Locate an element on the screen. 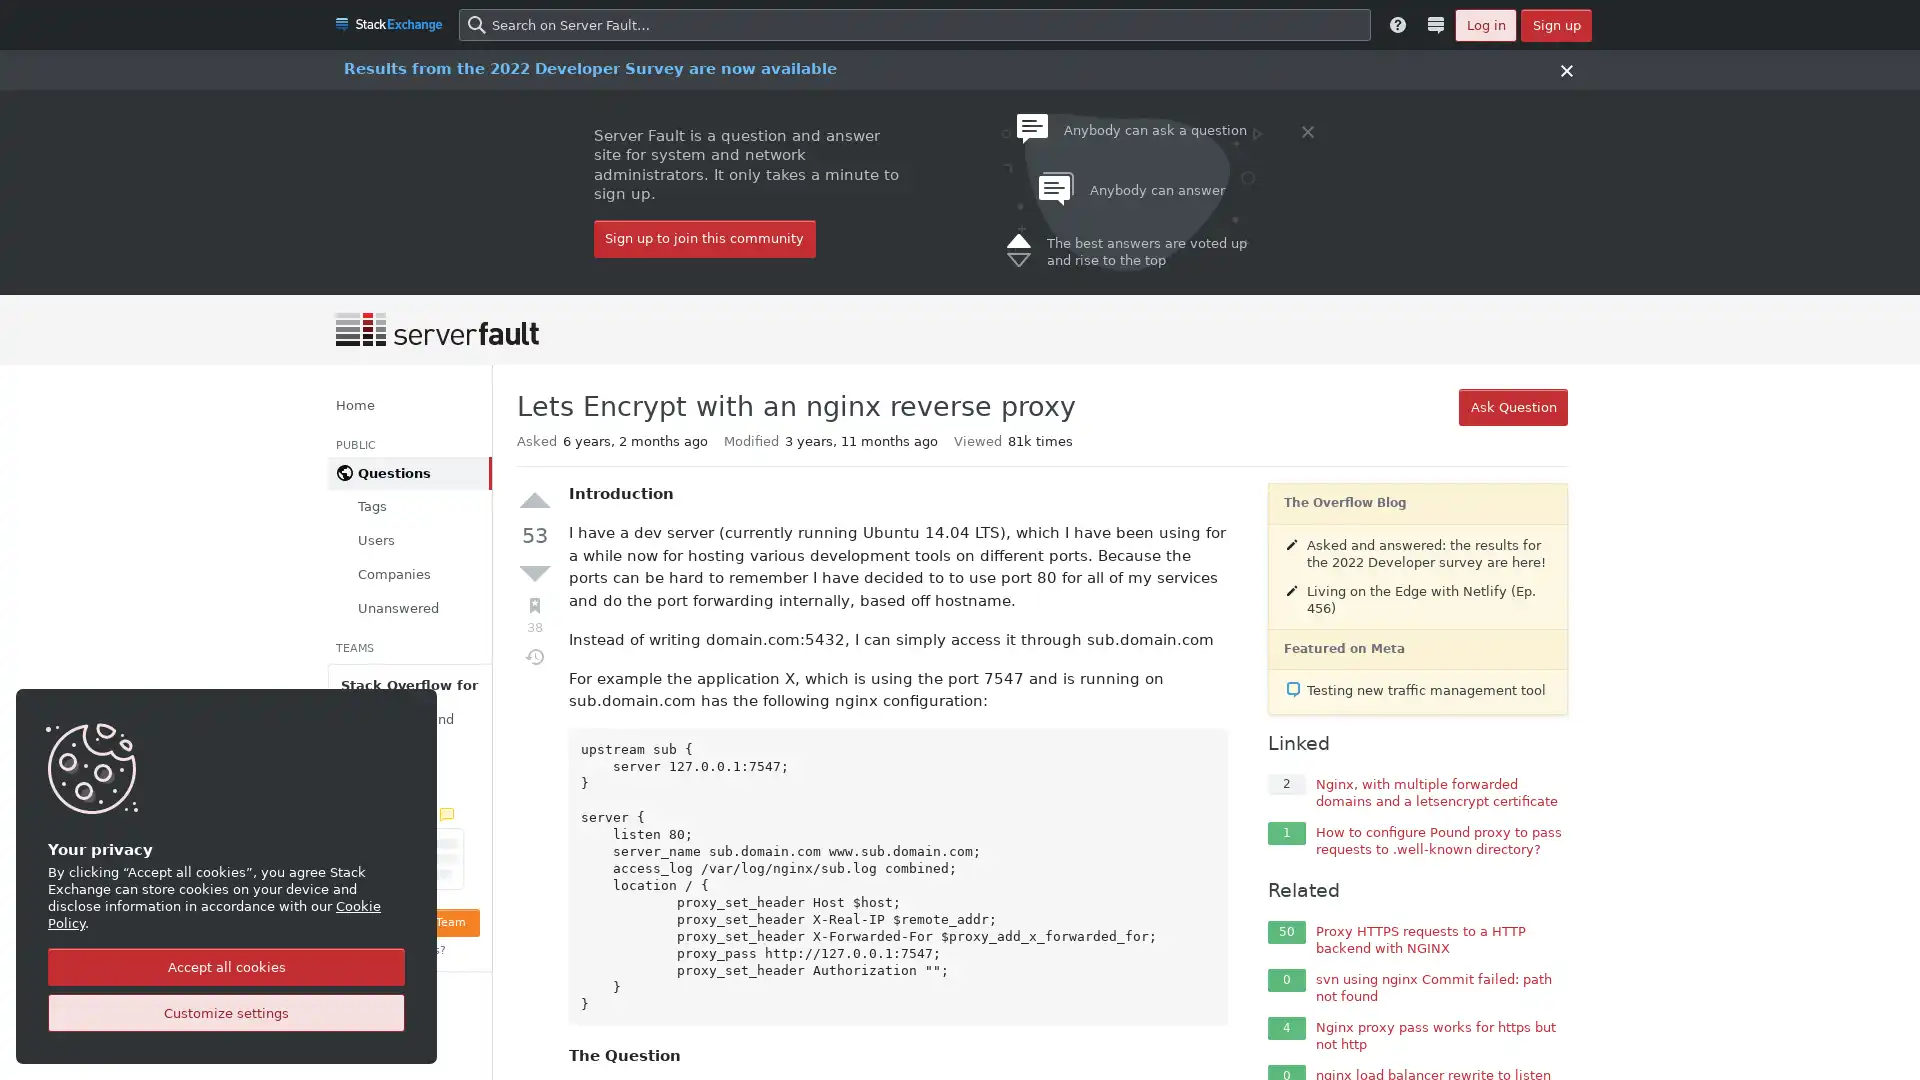 Image resolution: width=1920 pixels, height=1080 pixels. Down vote is located at coordinates (534, 571).